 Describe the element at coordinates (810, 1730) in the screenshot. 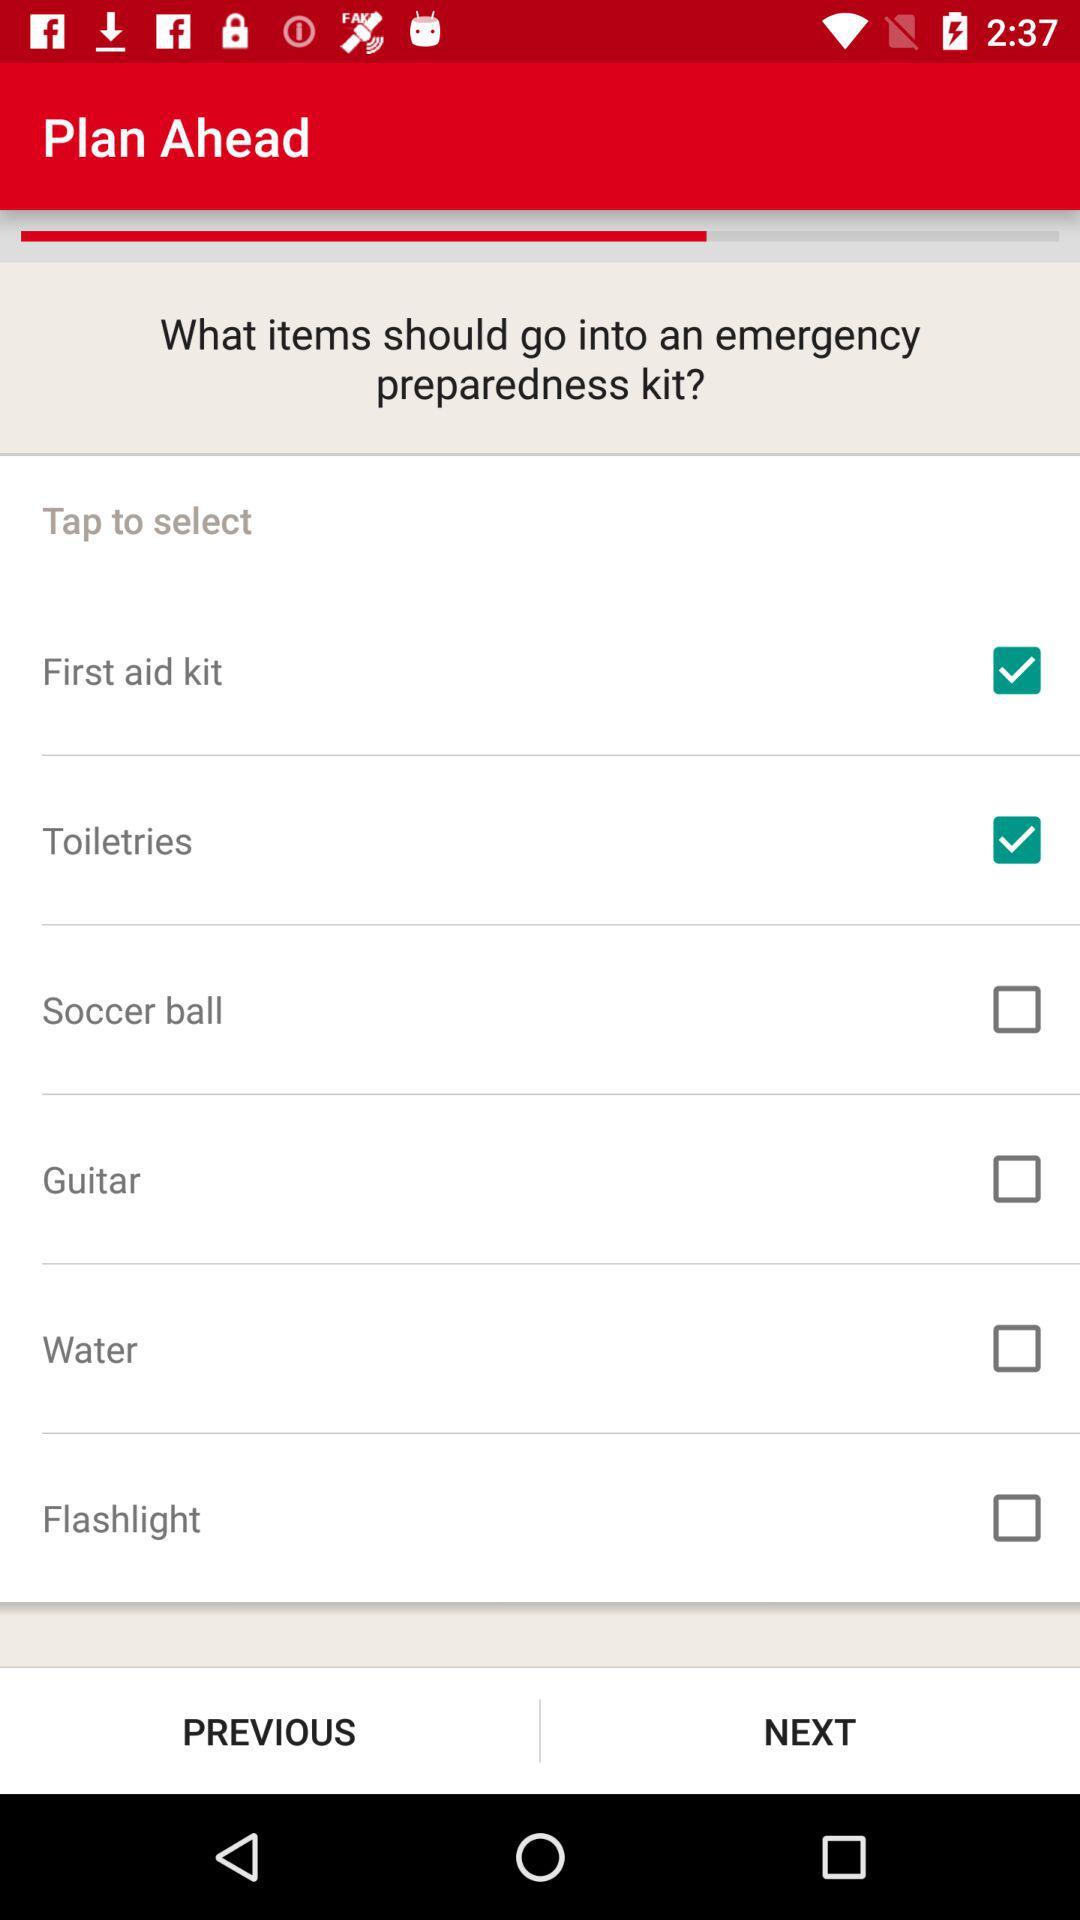

I see `next item` at that location.